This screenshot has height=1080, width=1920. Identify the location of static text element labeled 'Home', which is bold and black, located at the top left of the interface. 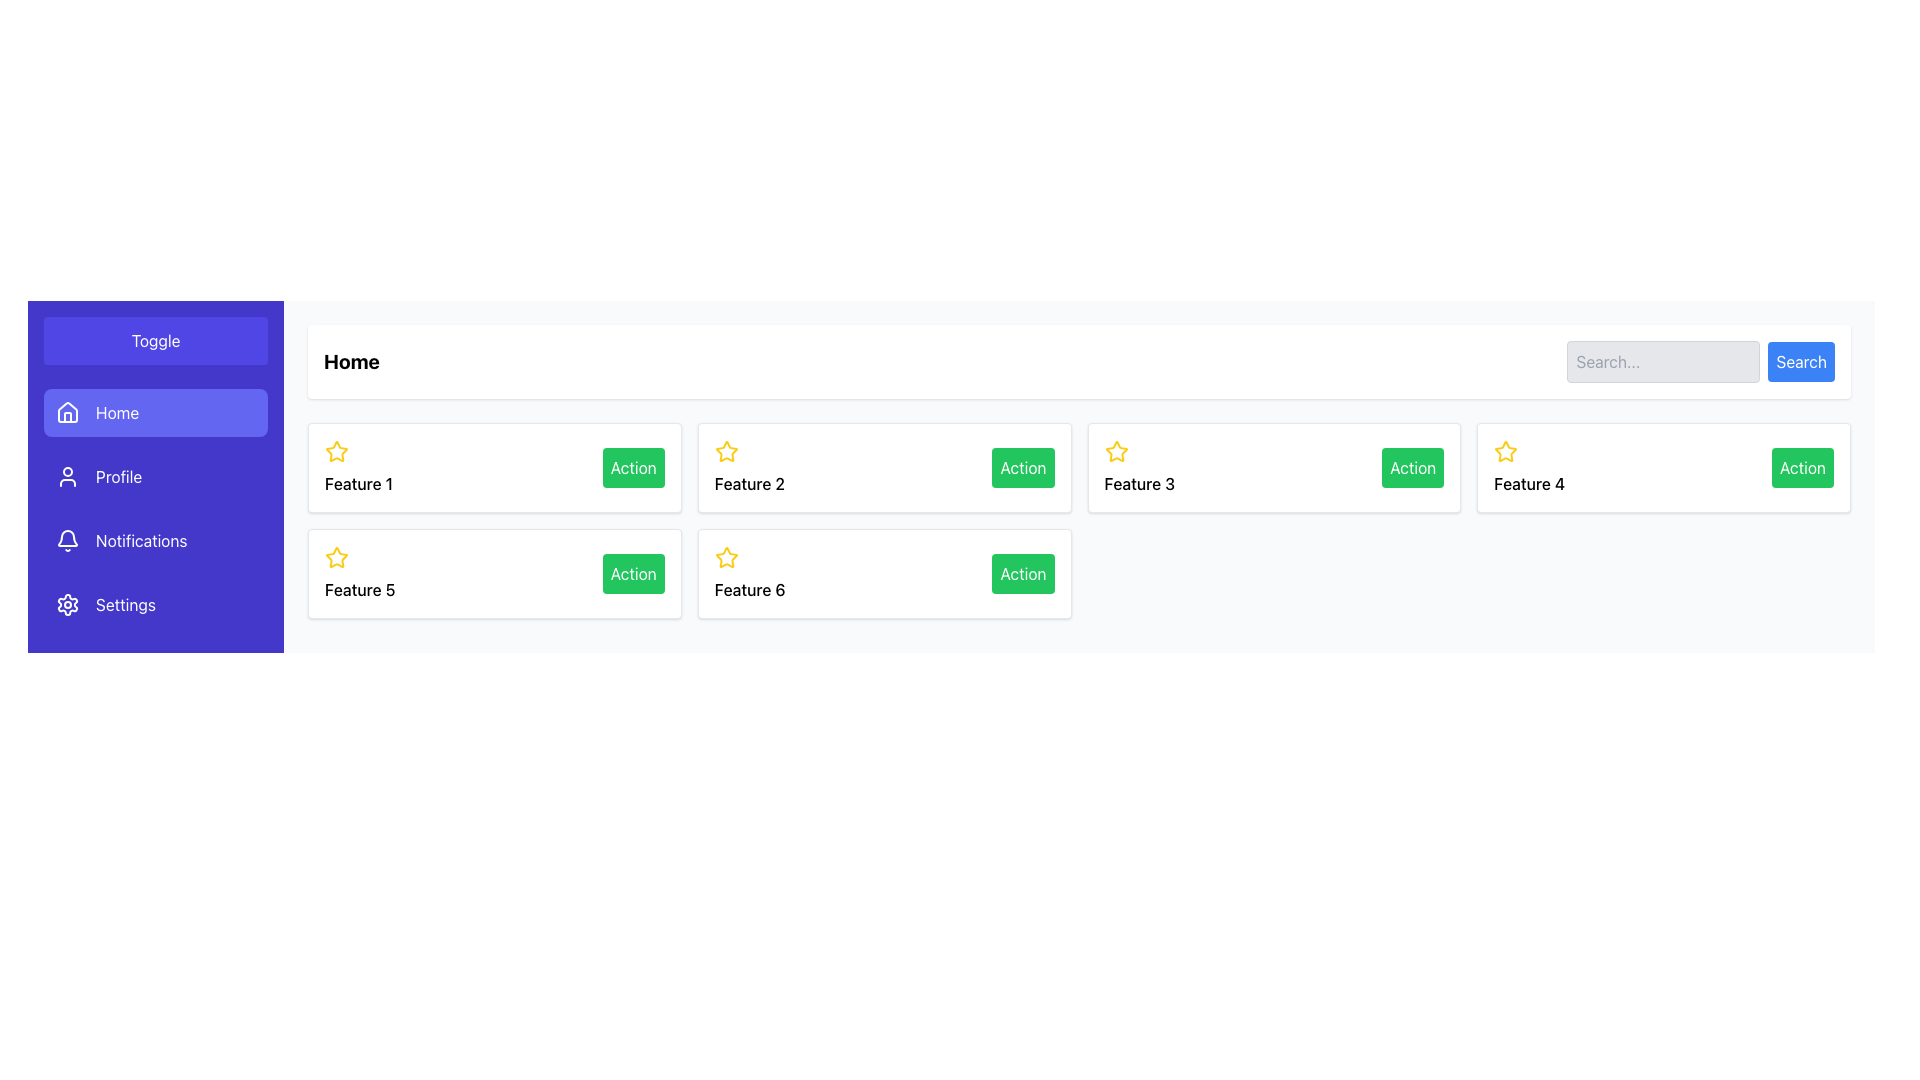
(351, 362).